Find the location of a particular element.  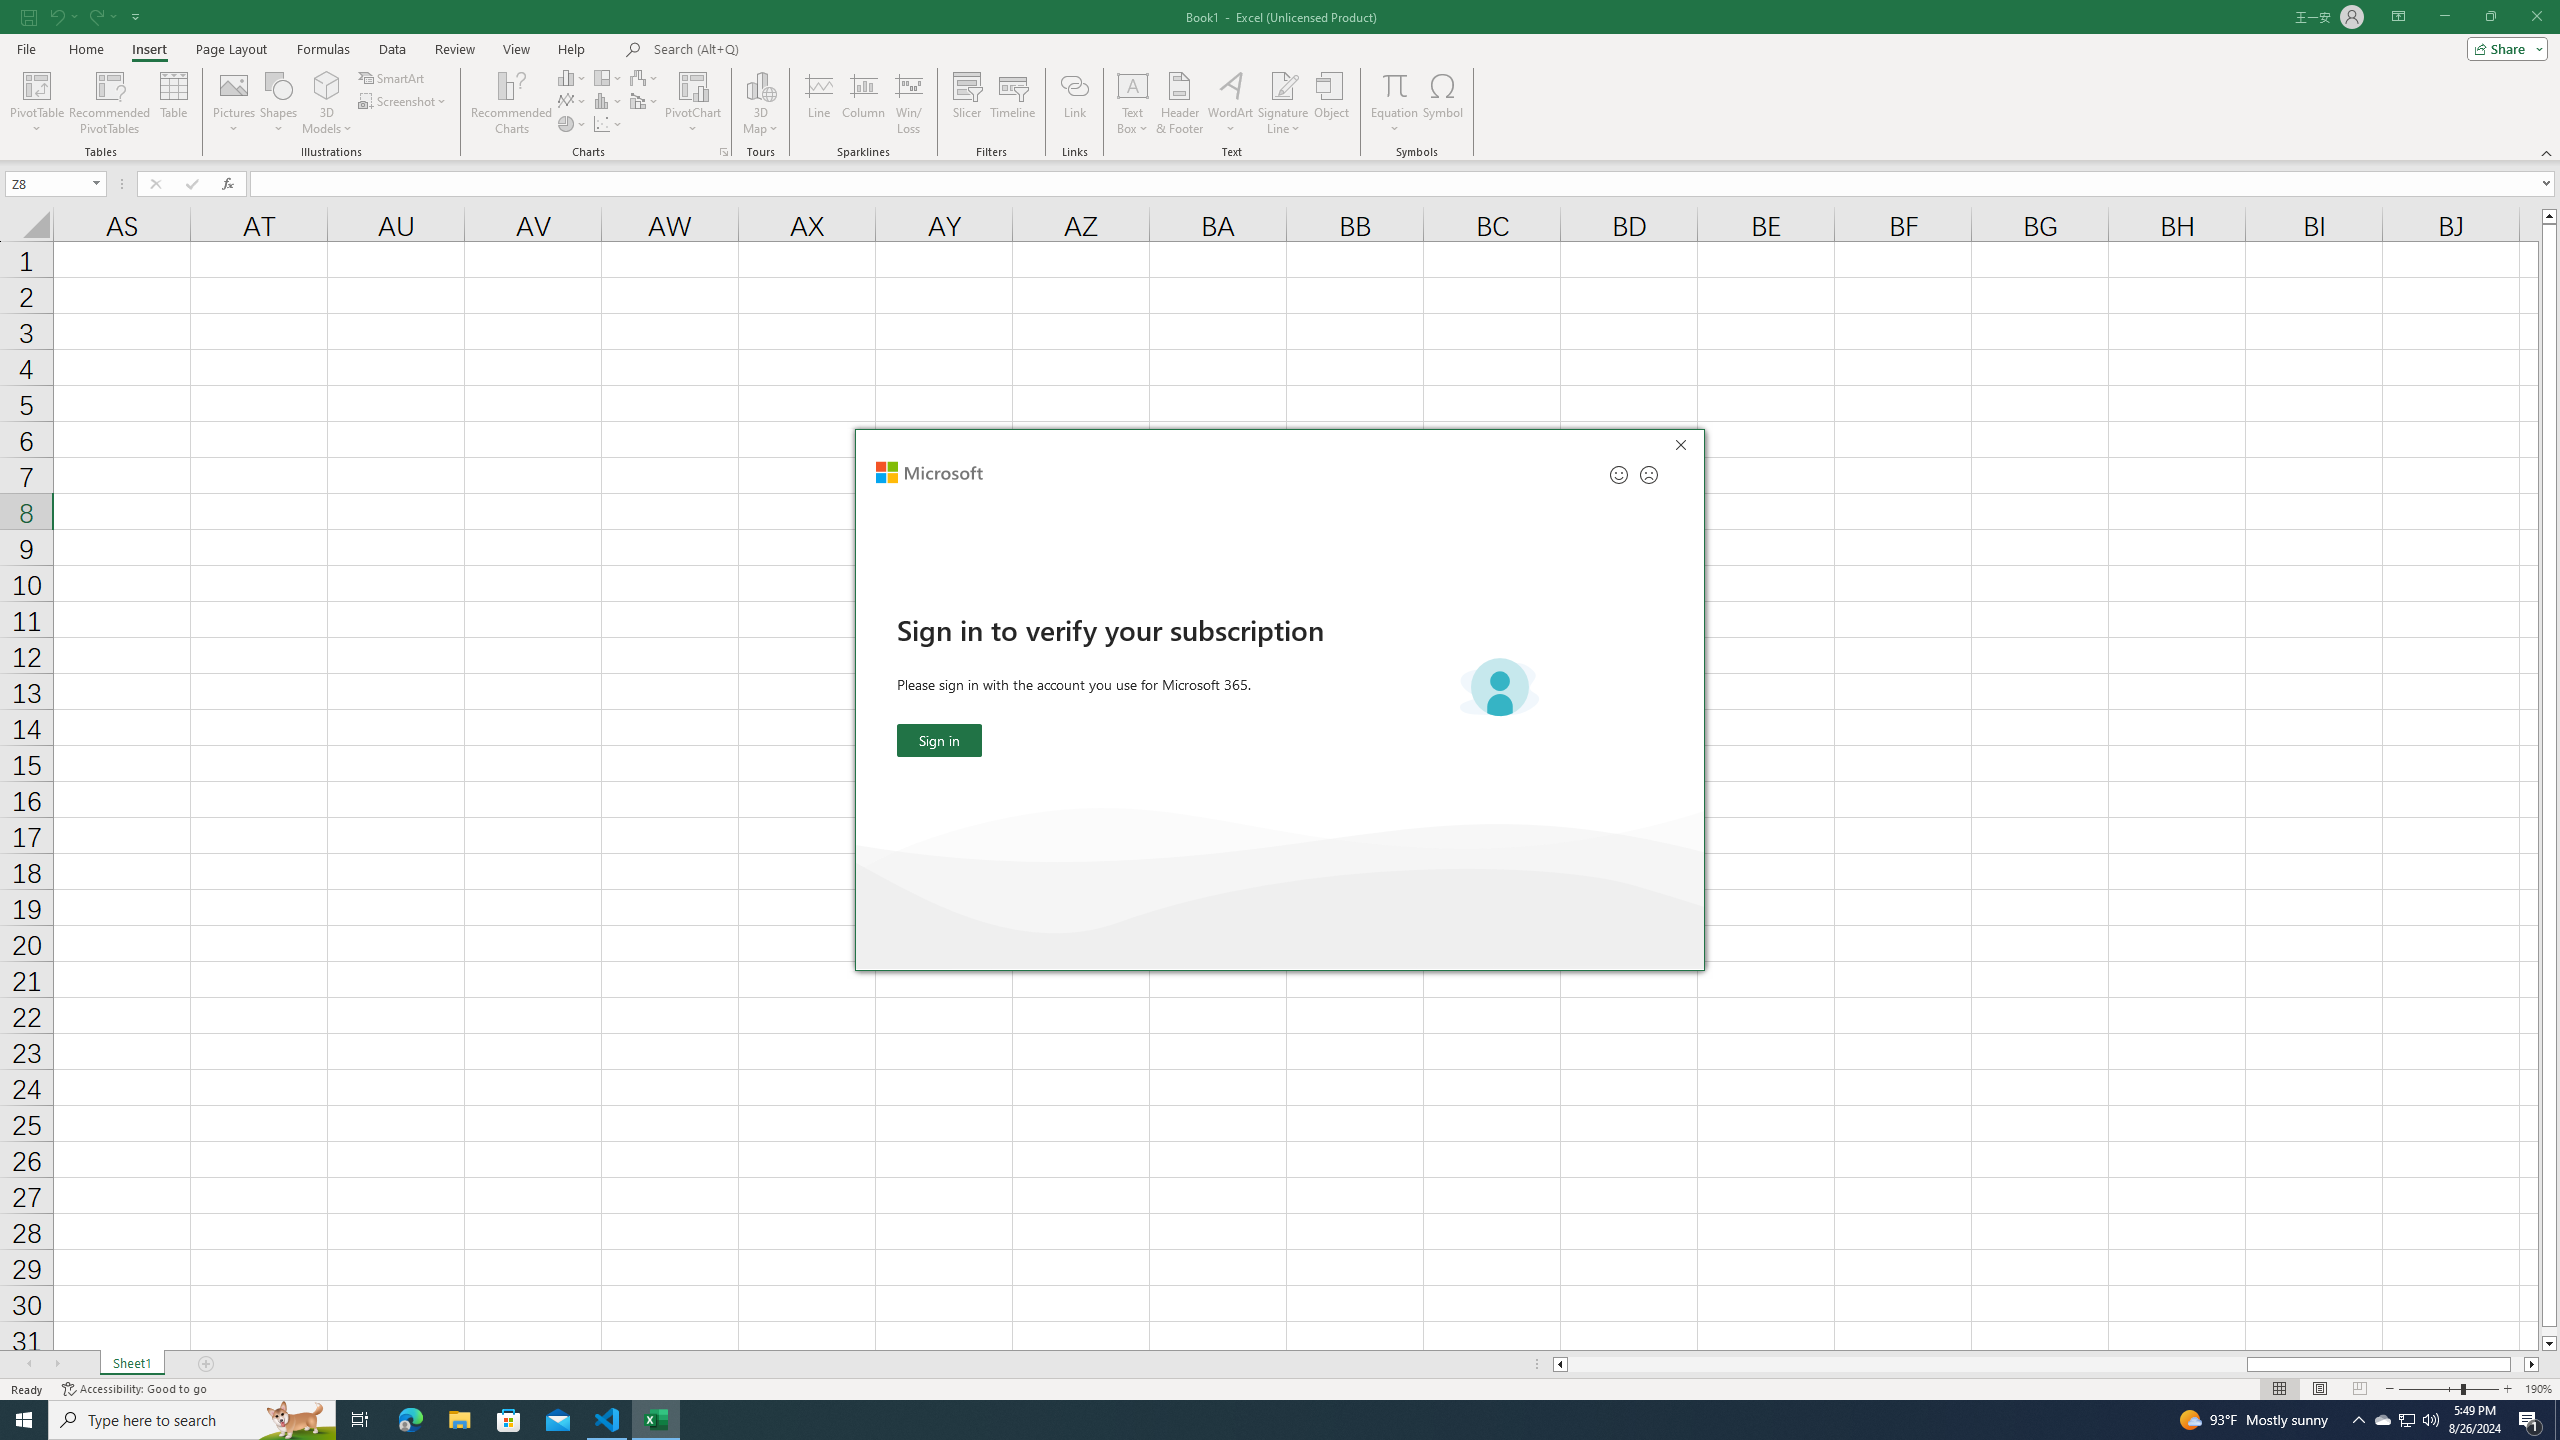

'Send a smile for feedback' is located at coordinates (1618, 474).